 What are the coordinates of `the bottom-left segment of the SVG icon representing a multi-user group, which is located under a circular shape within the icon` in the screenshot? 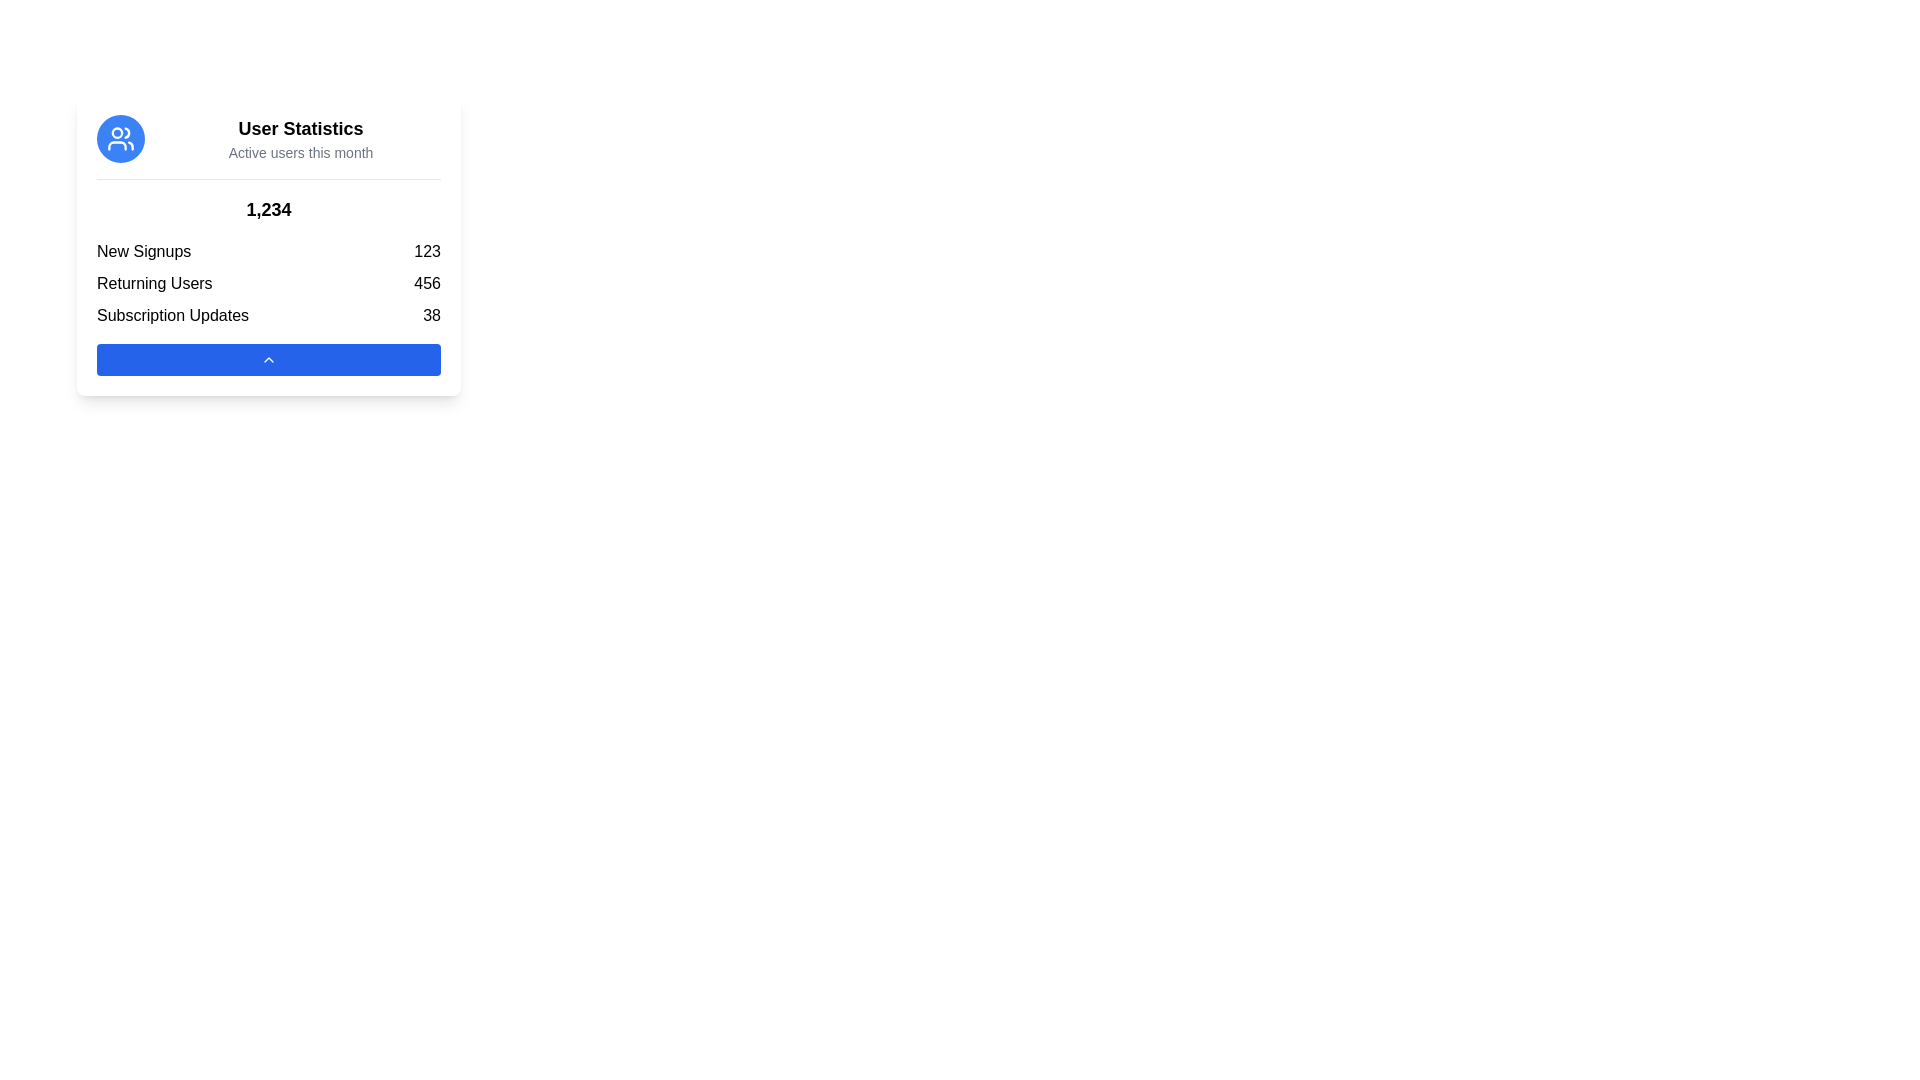 It's located at (116, 145).